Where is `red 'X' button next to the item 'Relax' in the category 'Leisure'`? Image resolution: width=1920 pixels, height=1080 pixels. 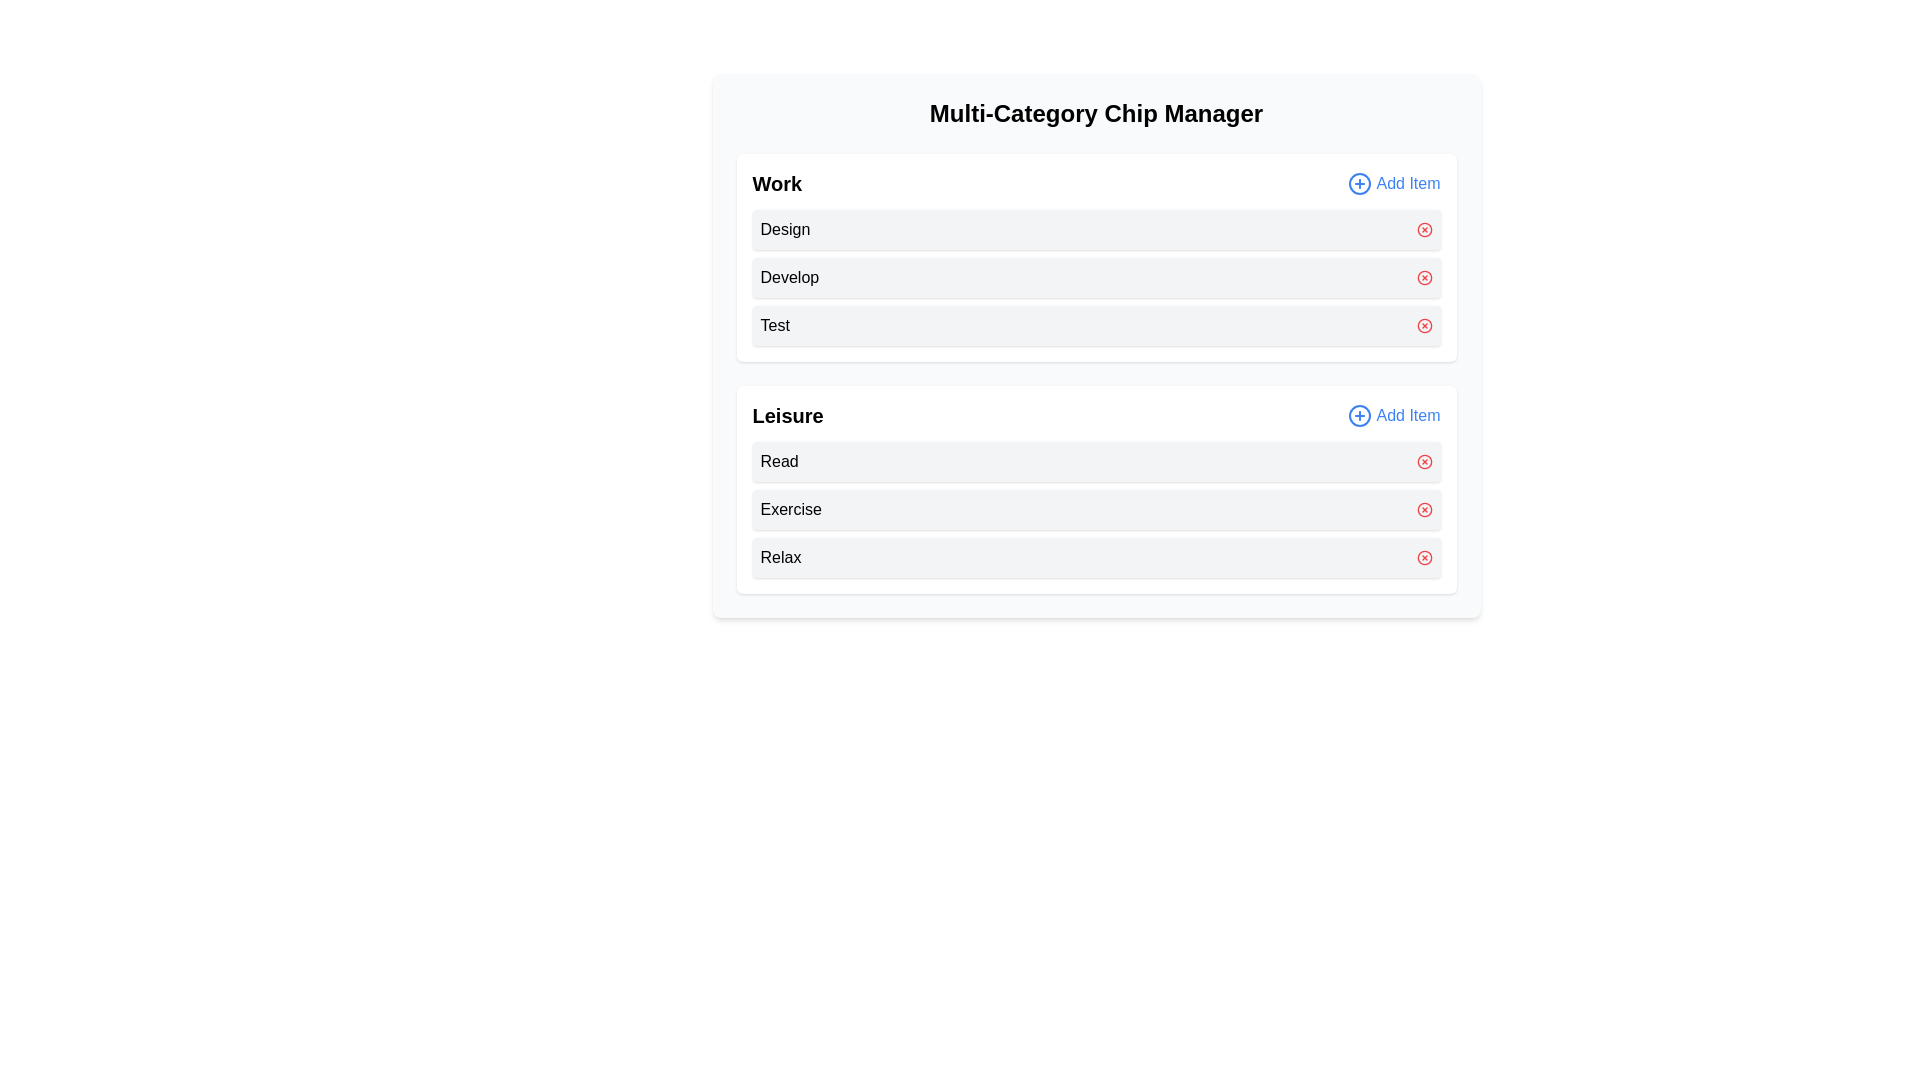
red 'X' button next to the item 'Relax' in the category 'Leisure' is located at coordinates (1423, 558).